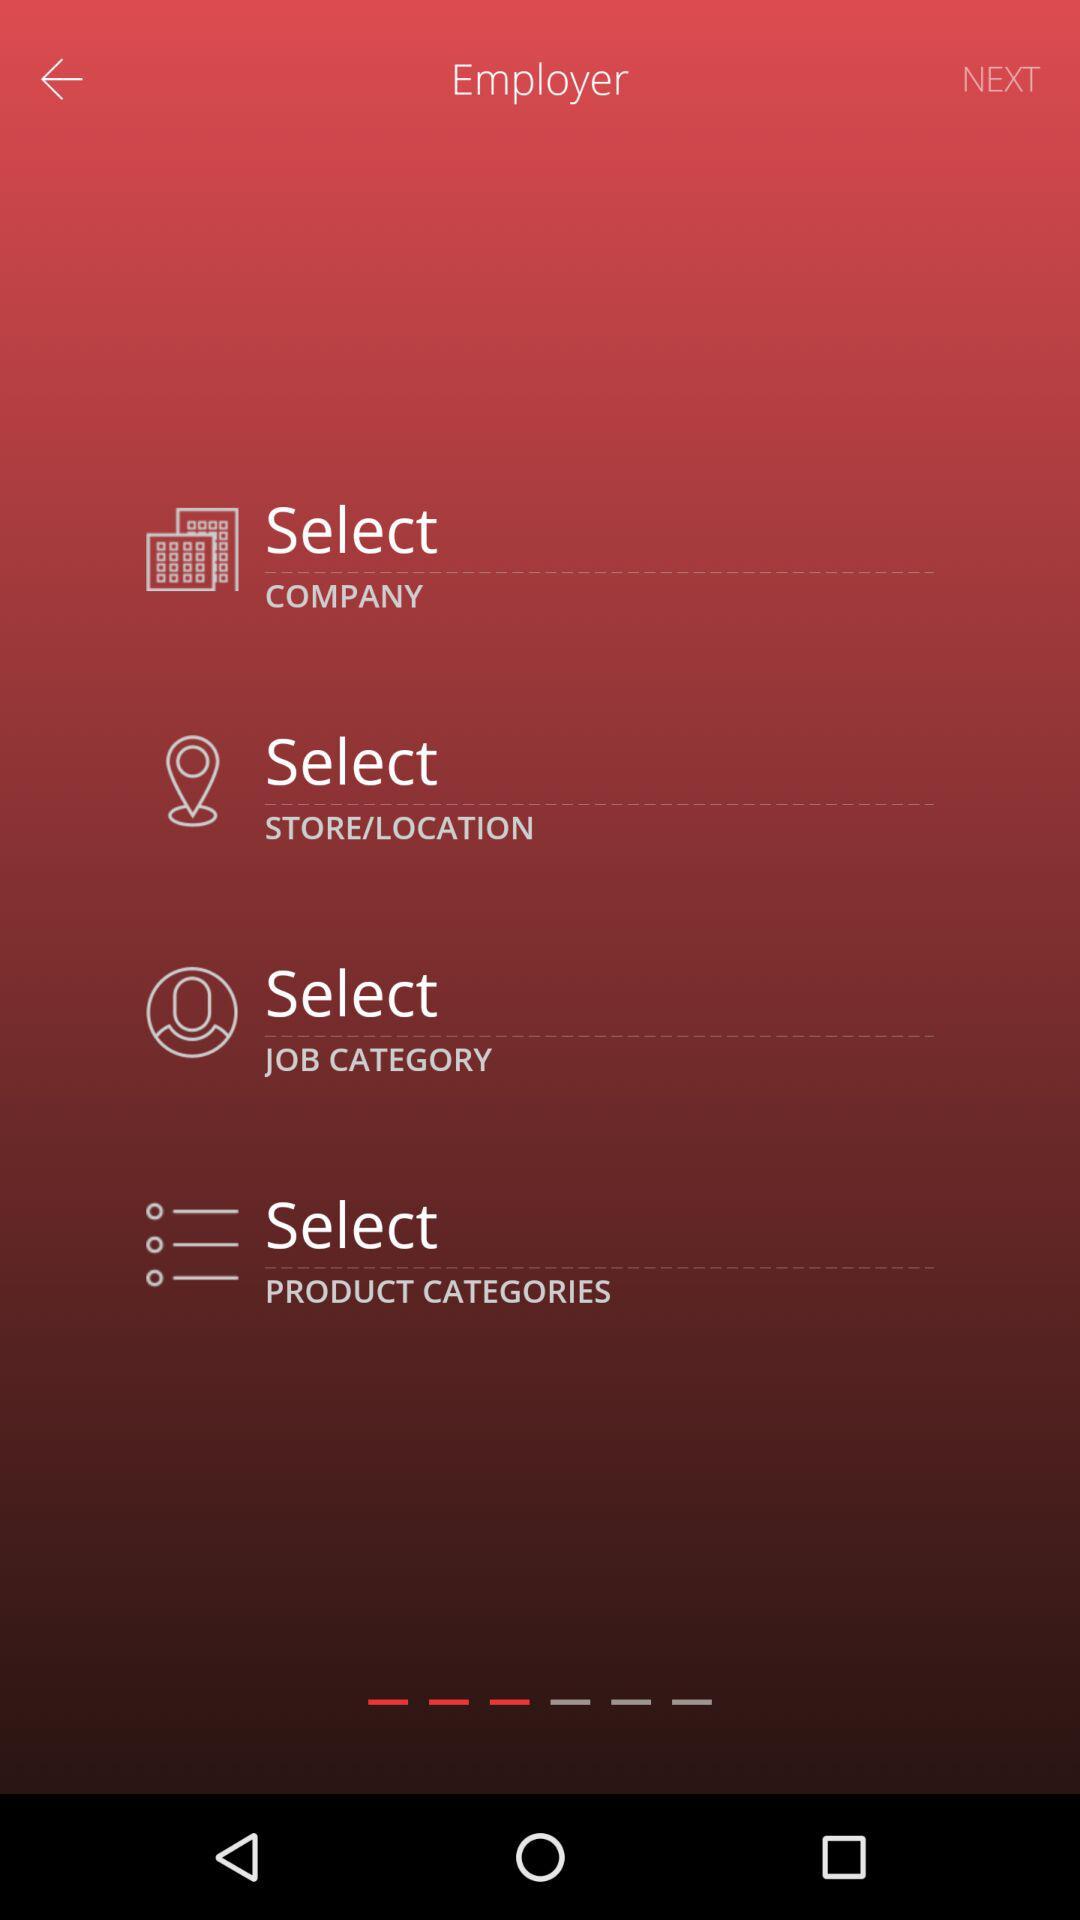 The image size is (1080, 1920). I want to click on select storelocation, so click(598, 758).